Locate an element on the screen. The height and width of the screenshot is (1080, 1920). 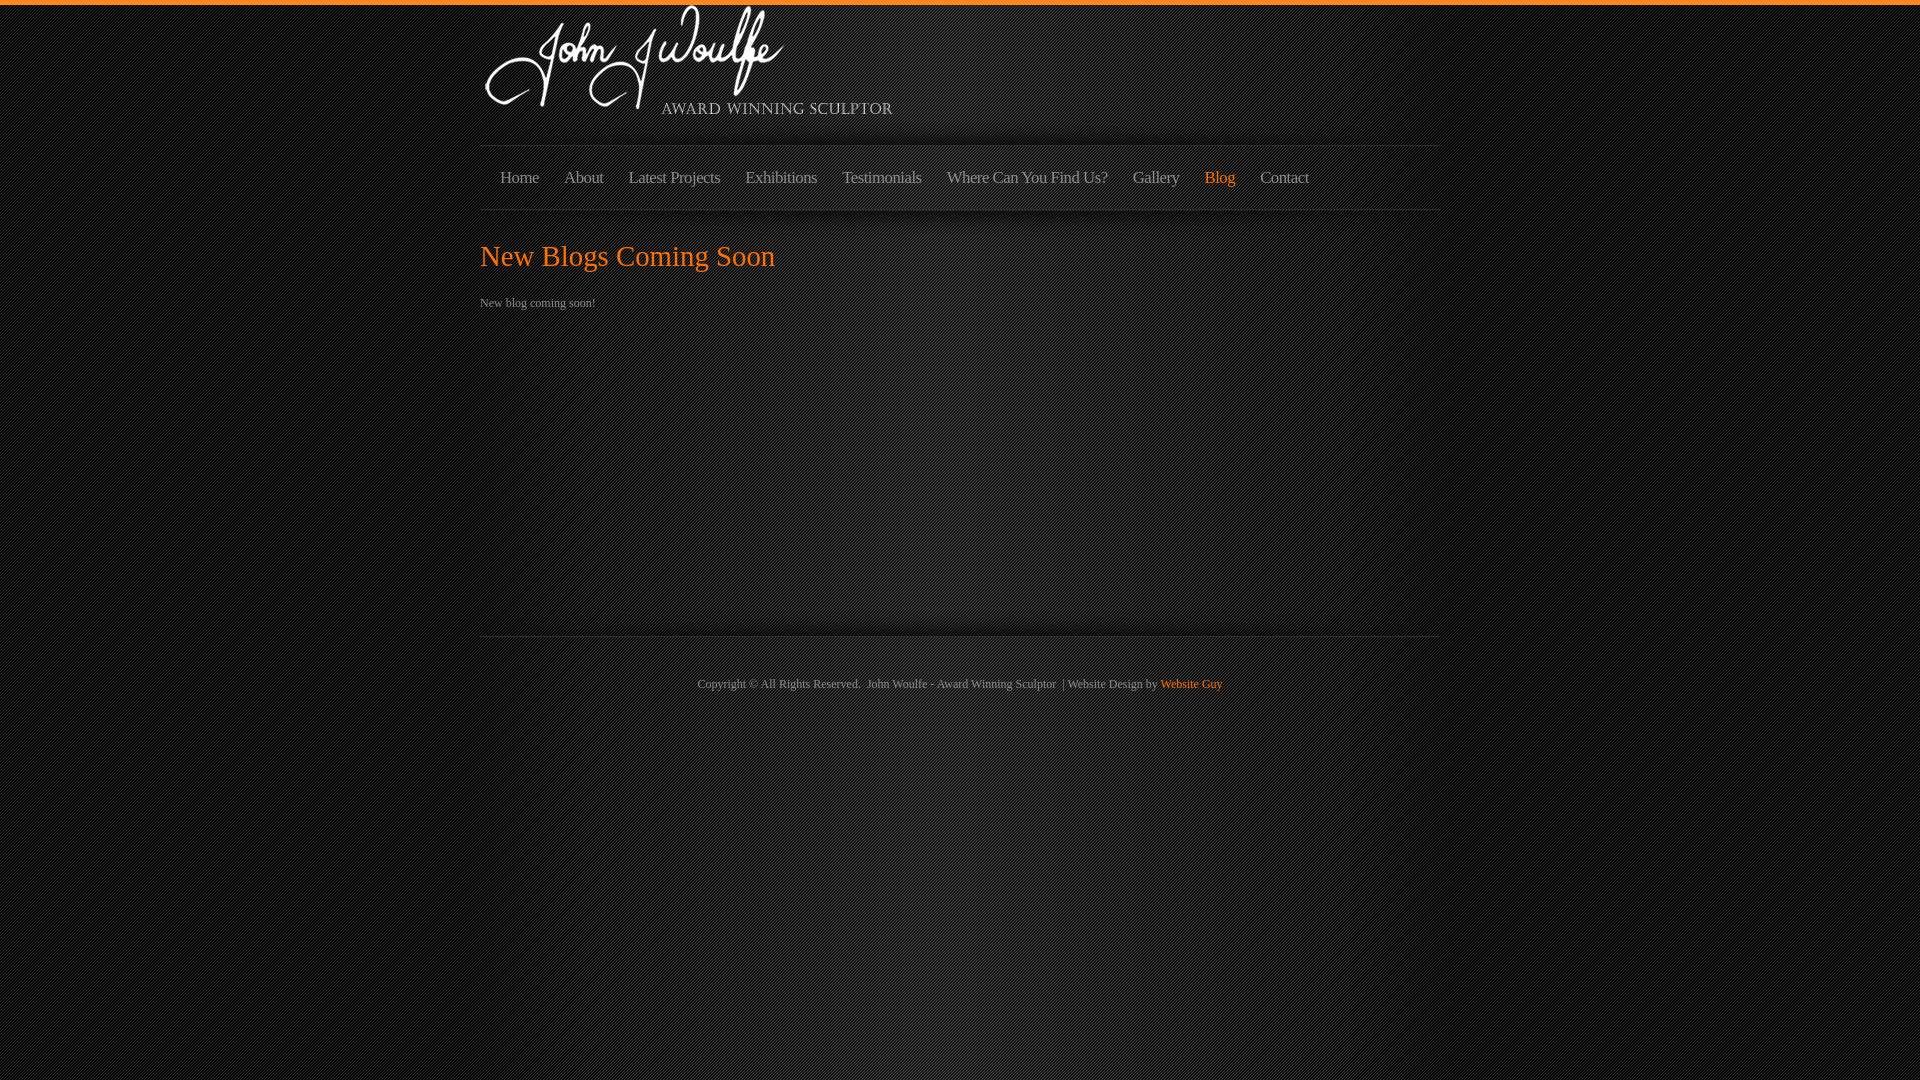
'Where Can You Find Us?' is located at coordinates (1027, 183).